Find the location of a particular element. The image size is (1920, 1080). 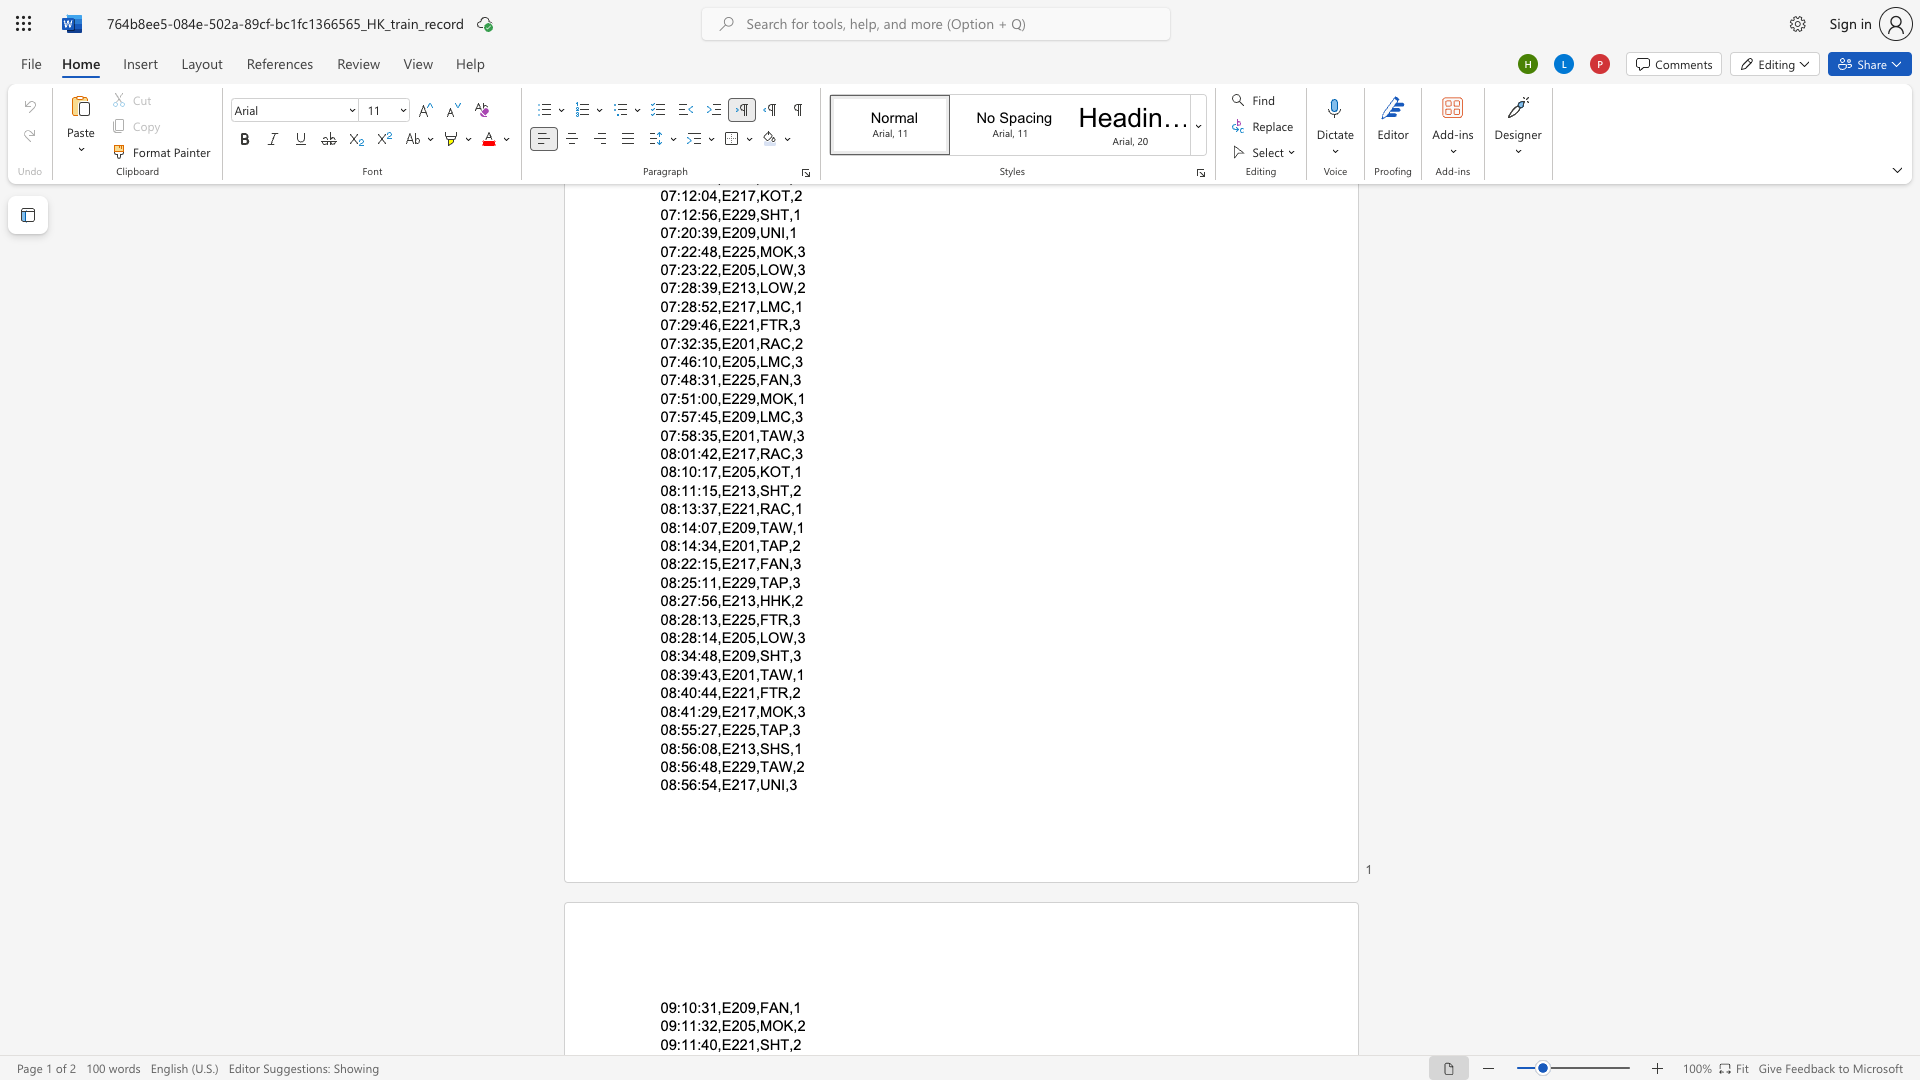

the subset text "9:43,E2" within the text "08:39:43,E201,TAW,1" is located at coordinates (689, 674).